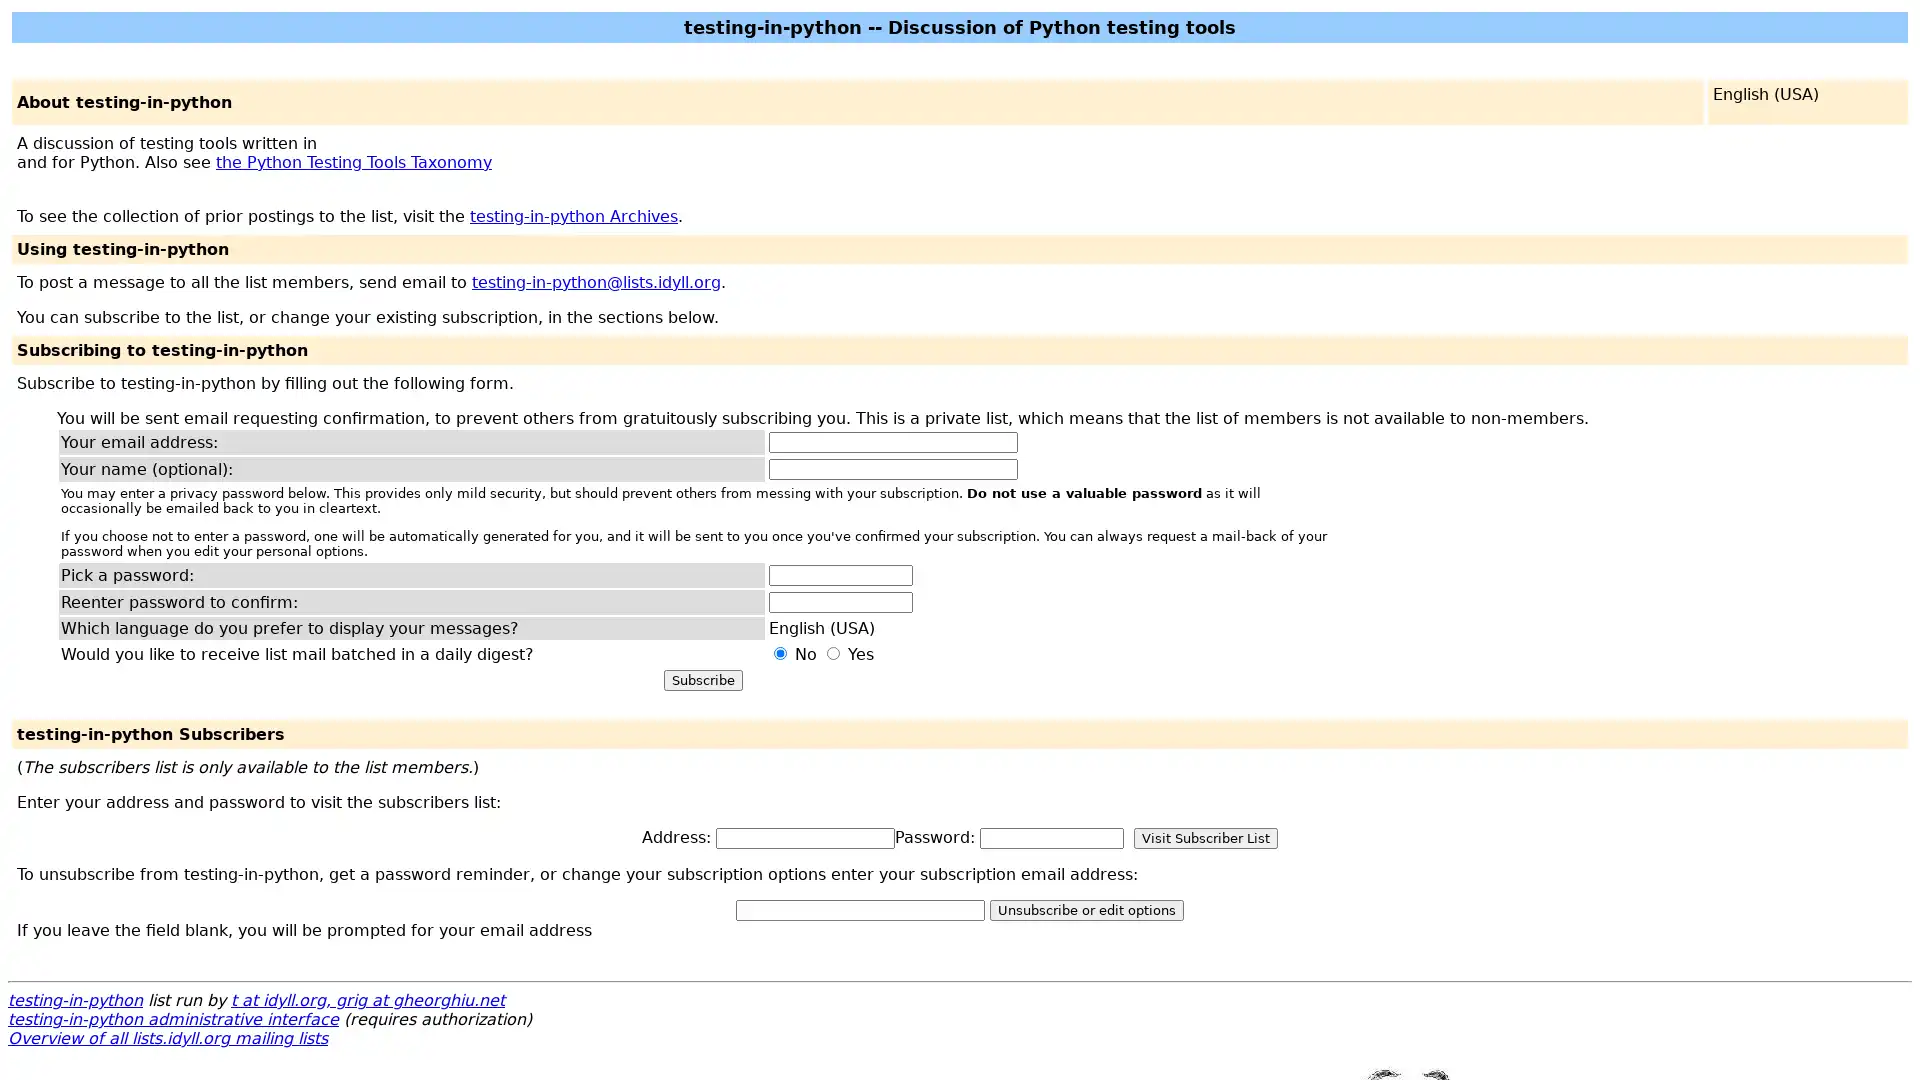 The image size is (1920, 1080). I want to click on Subscribe, so click(702, 679).